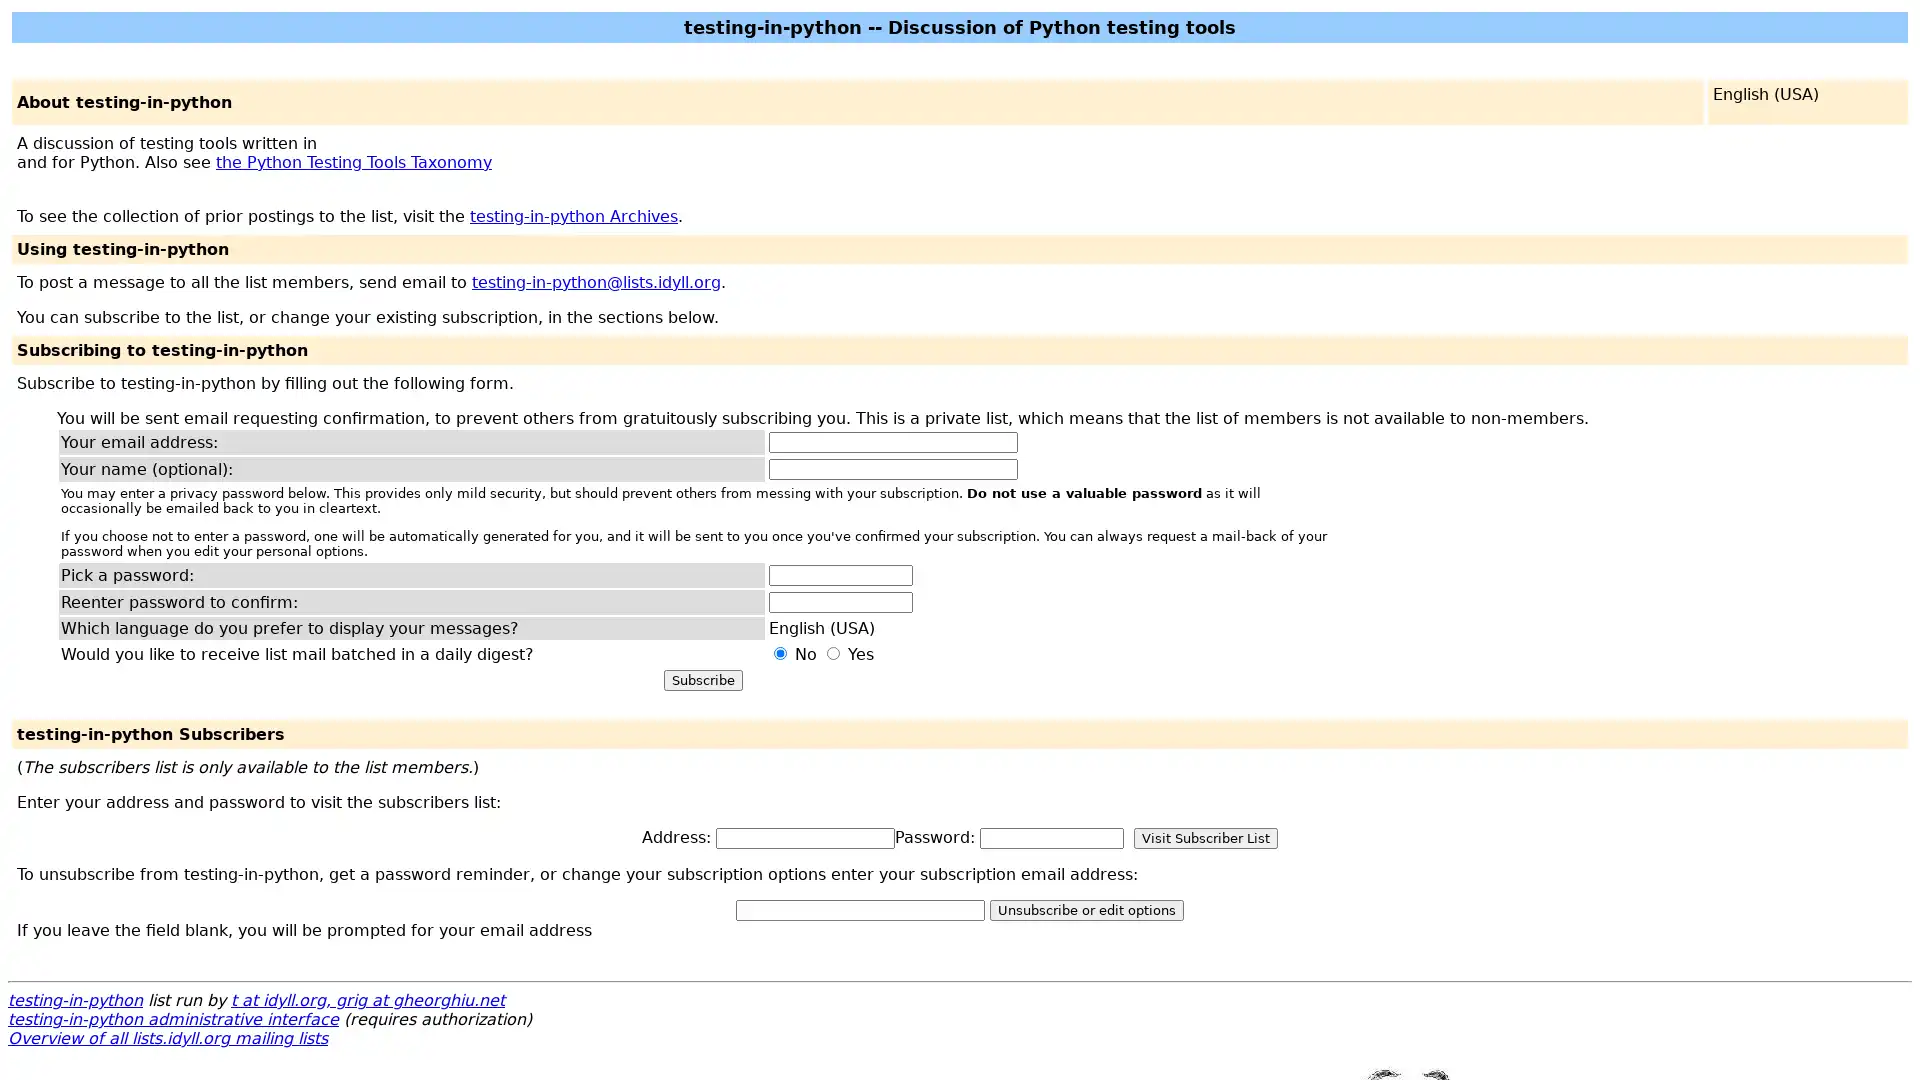 The image size is (1920, 1080). I want to click on Subscribe, so click(702, 679).